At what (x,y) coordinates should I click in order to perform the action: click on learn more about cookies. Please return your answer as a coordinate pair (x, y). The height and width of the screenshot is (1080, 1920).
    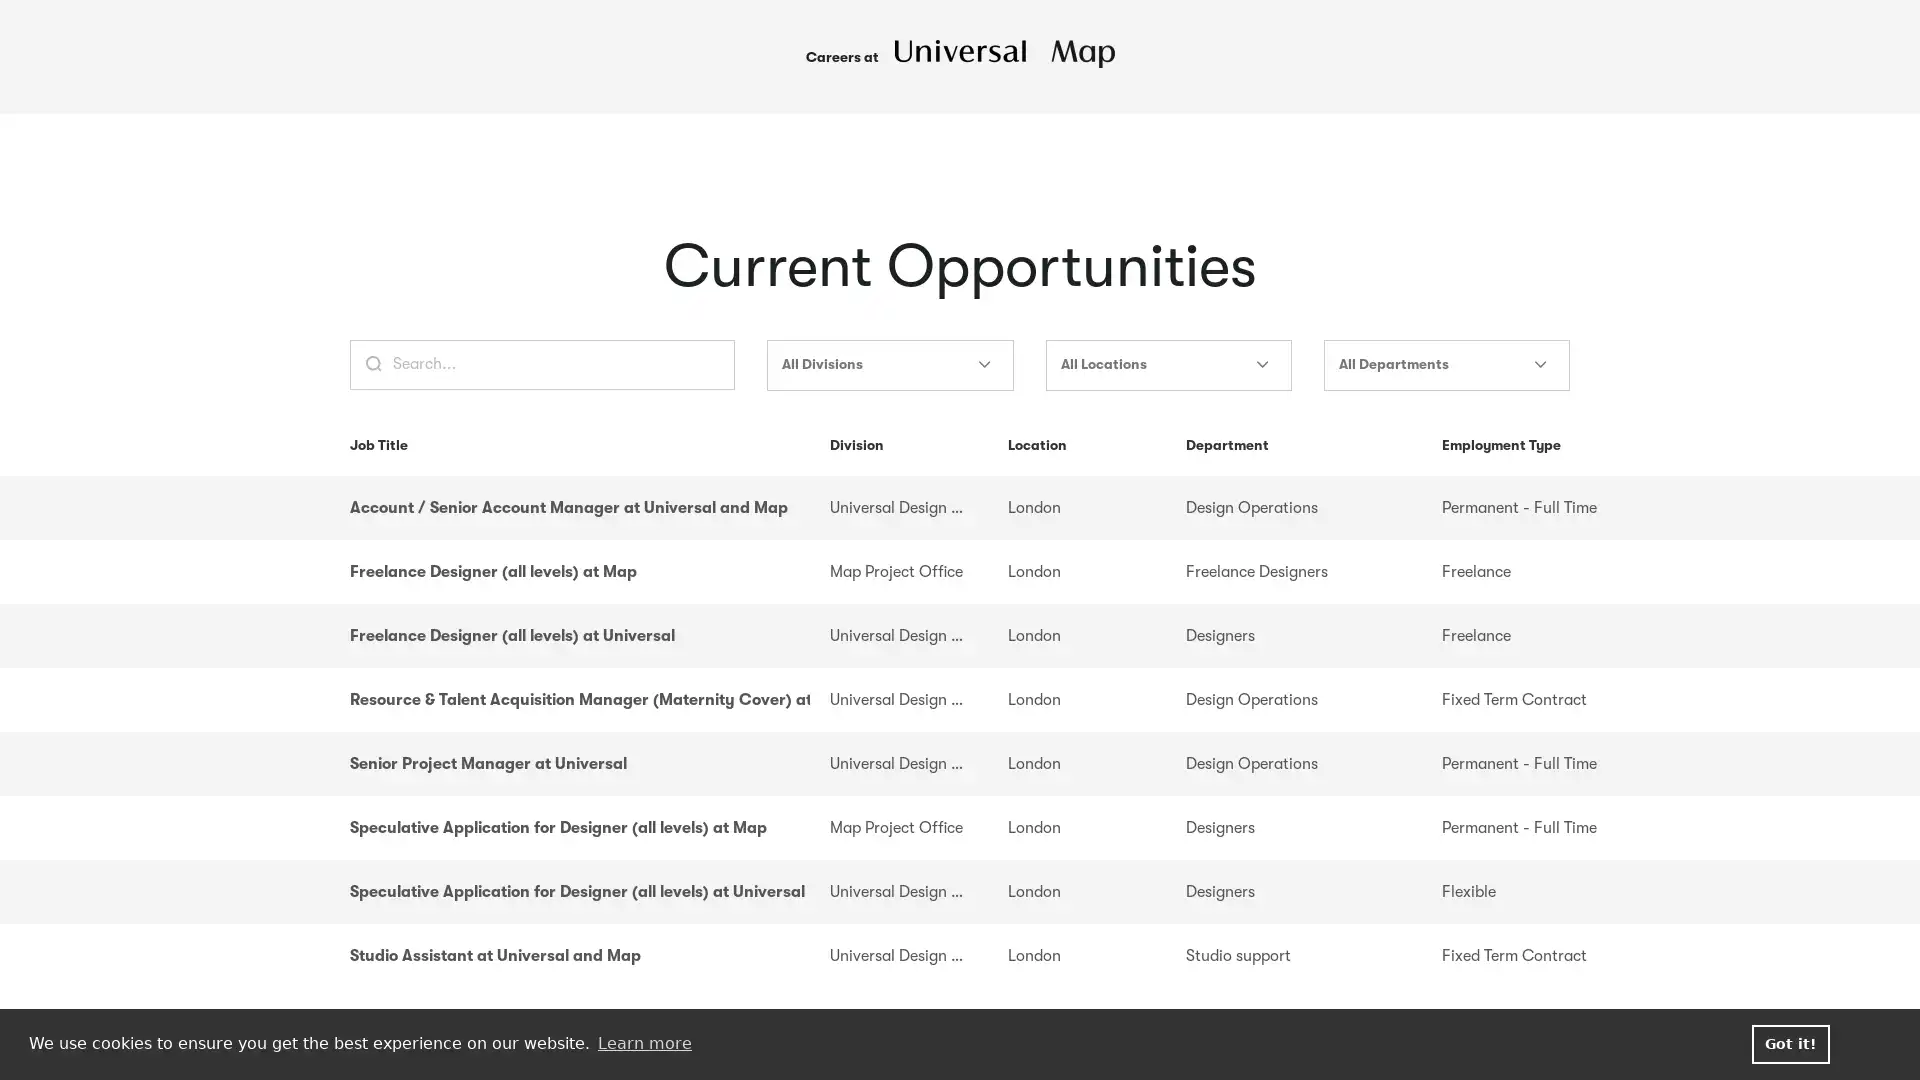
    Looking at the image, I should click on (644, 1043).